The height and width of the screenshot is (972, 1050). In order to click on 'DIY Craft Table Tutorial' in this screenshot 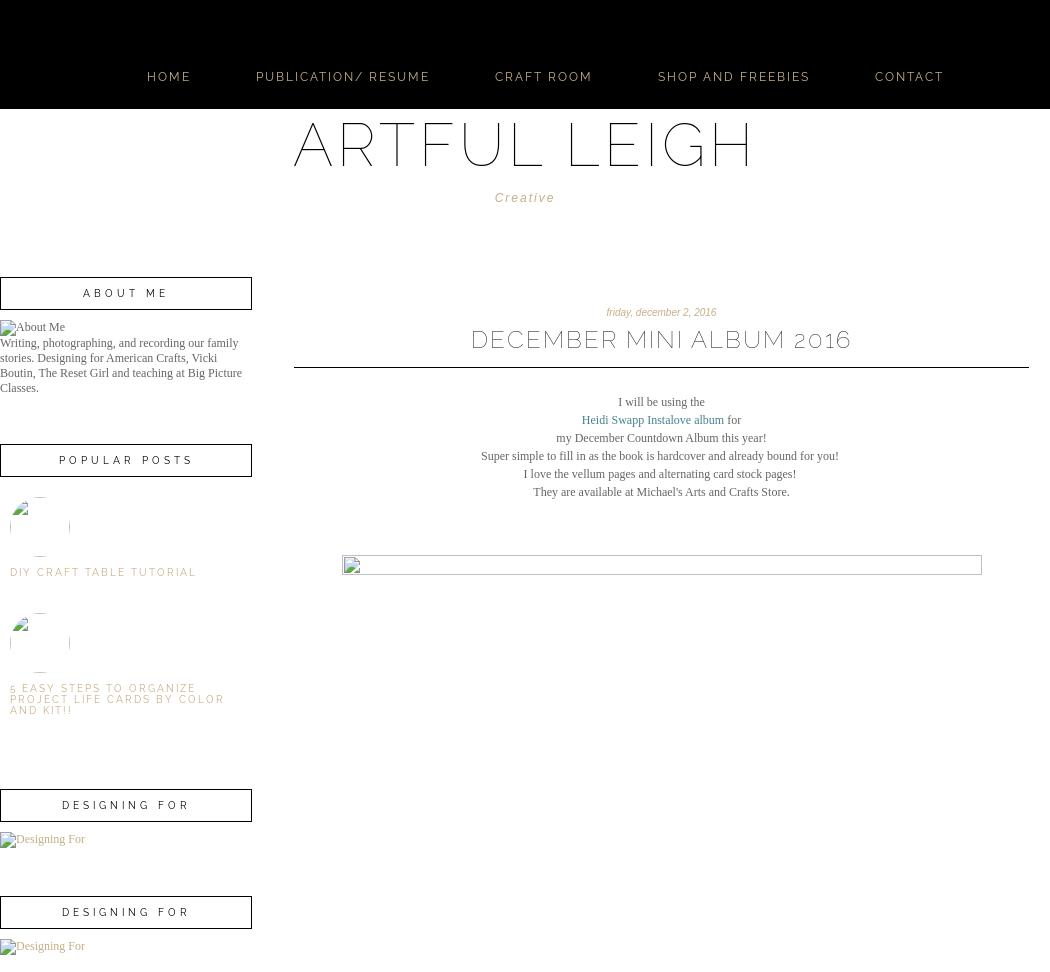, I will do `click(103, 571)`.